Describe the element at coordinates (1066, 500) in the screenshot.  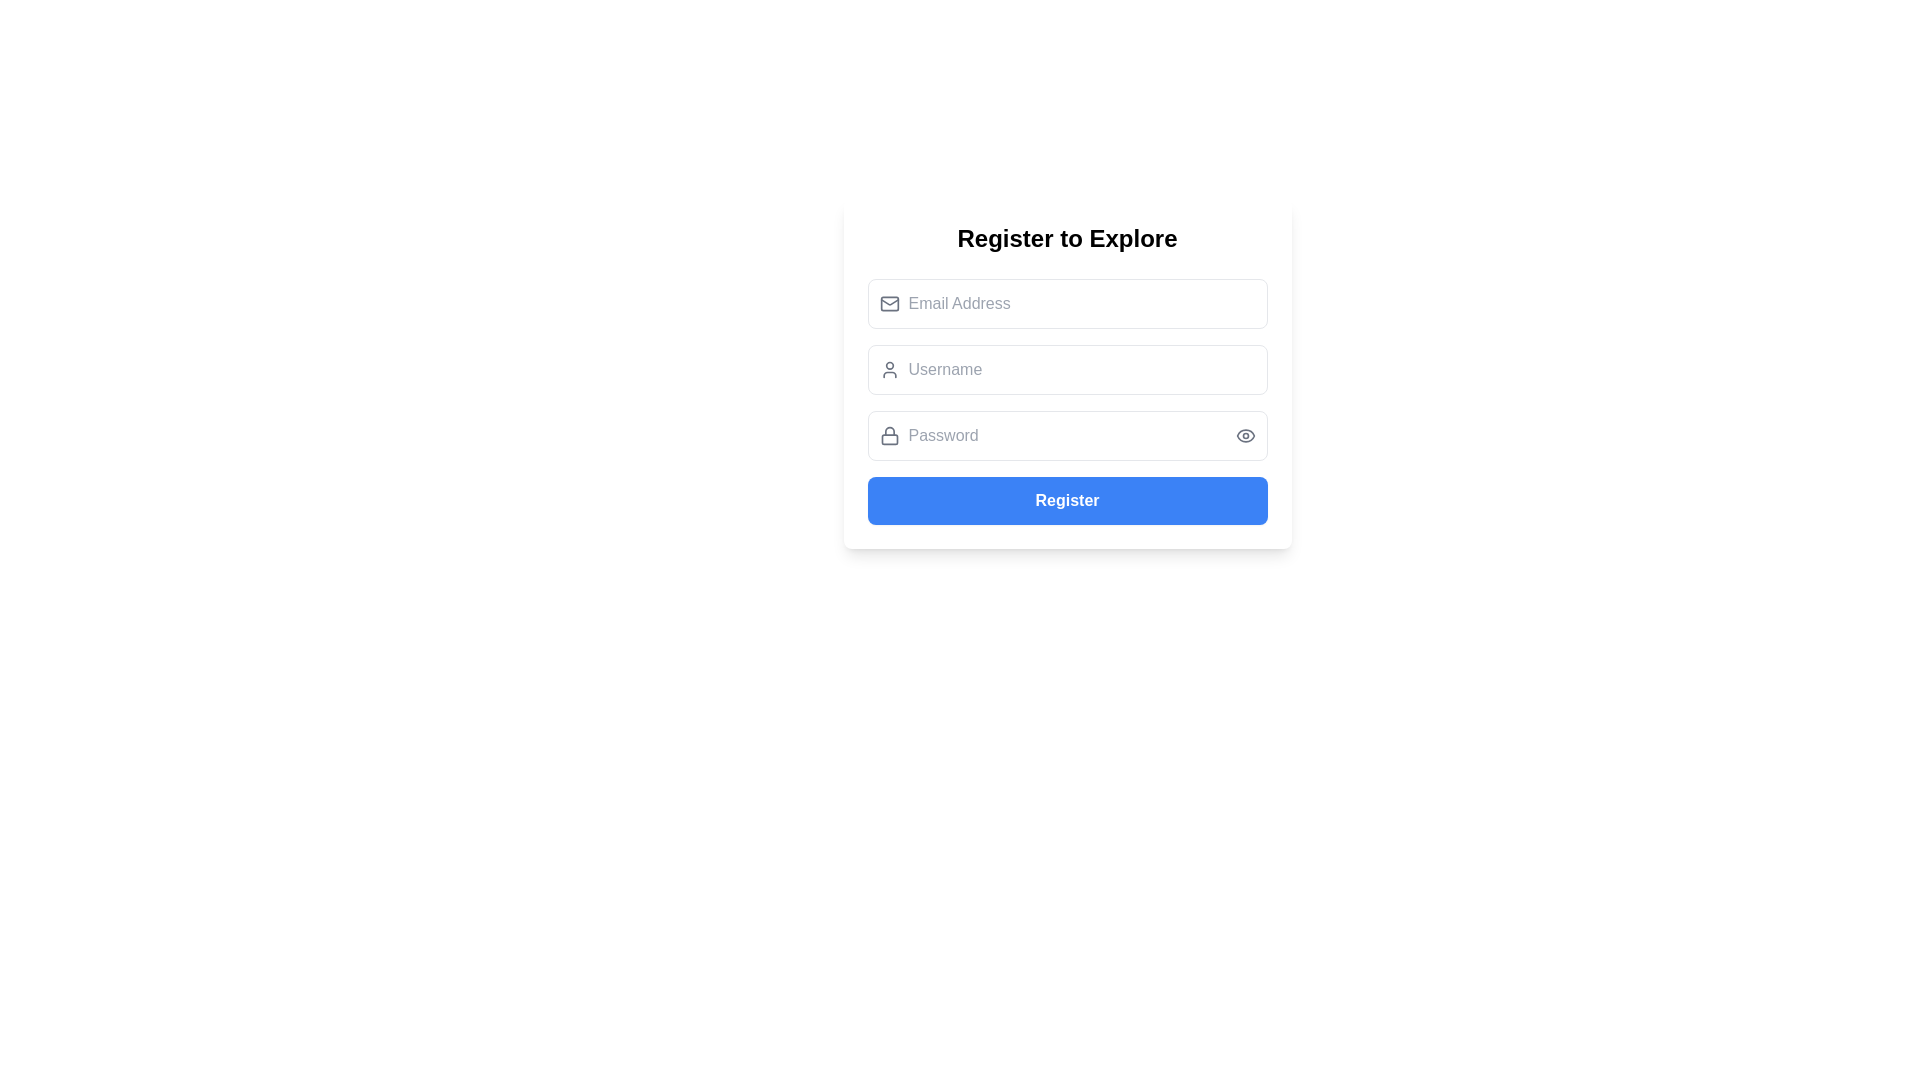
I see `the 'Register' button, which is styled with a rounded blue background and white text` at that location.